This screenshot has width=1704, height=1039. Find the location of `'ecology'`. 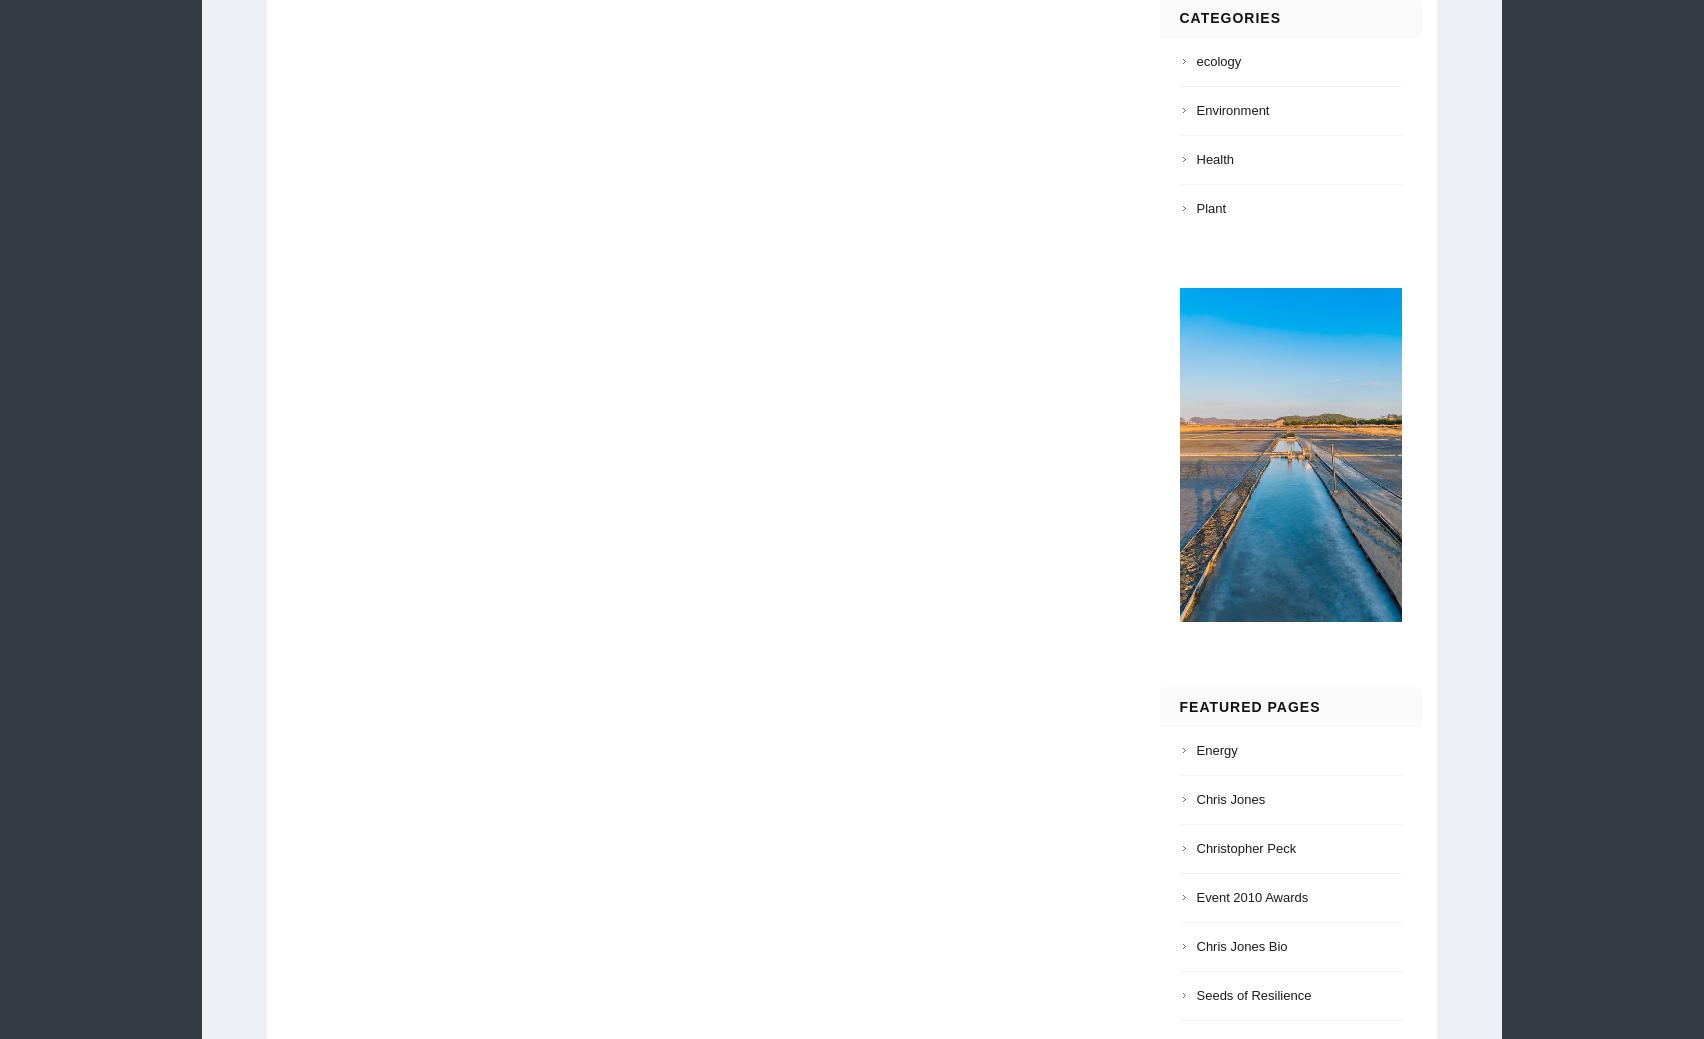

'ecology' is located at coordinates (1195, 60).